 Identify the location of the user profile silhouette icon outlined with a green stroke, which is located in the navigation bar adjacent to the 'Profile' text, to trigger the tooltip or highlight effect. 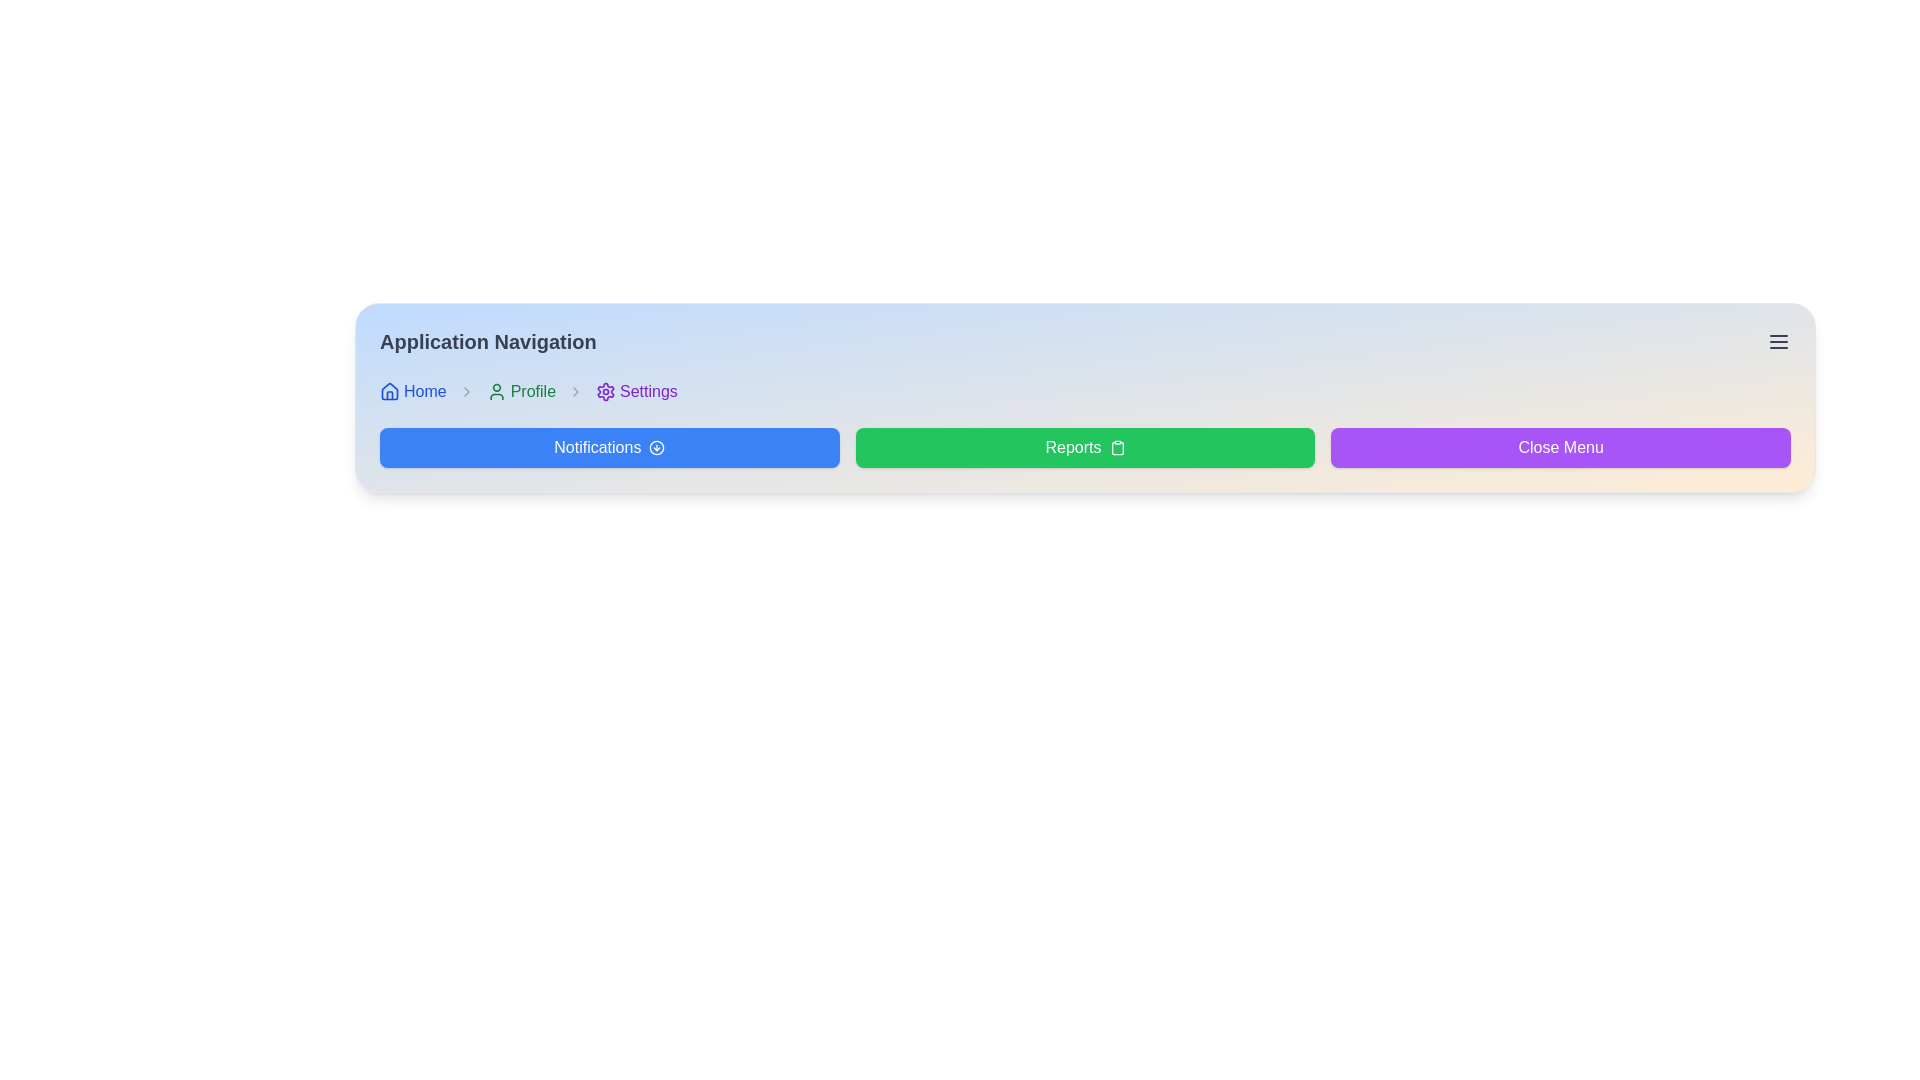
(496, 392).